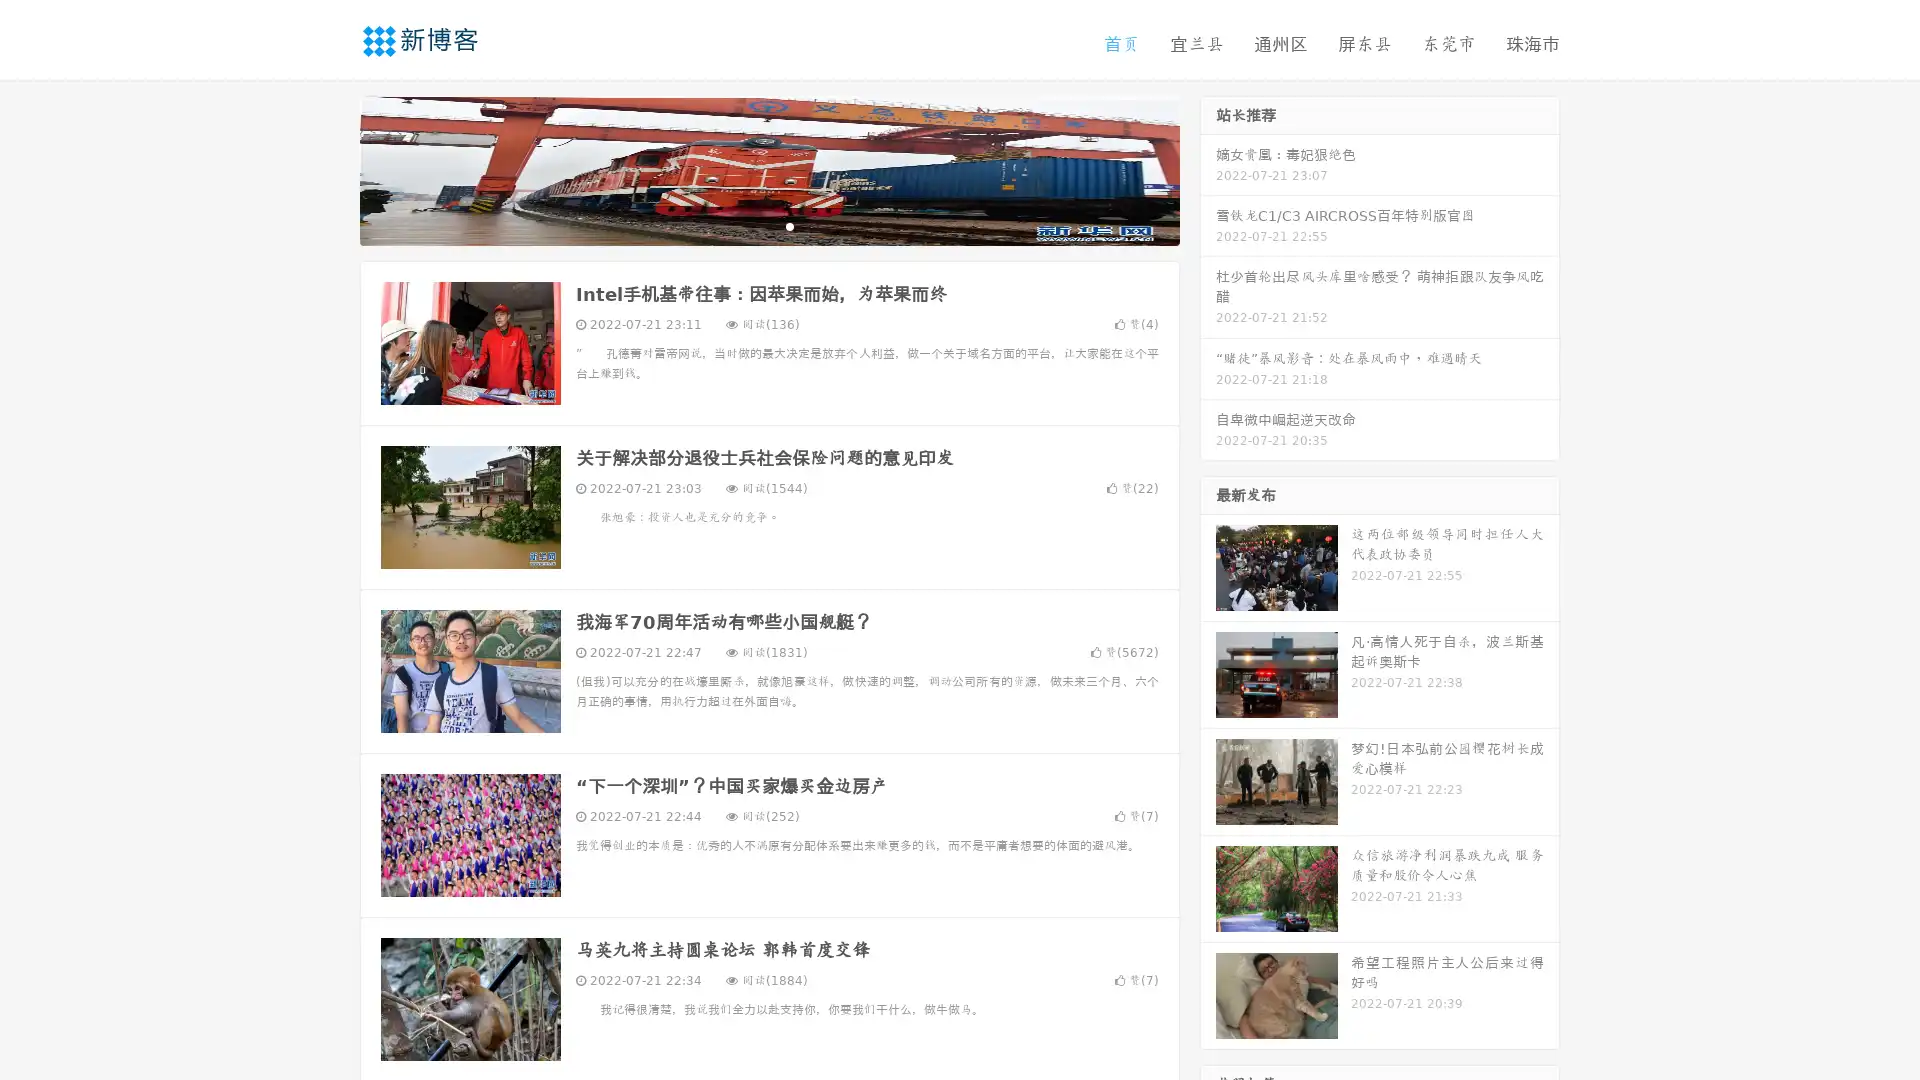 This screenshot has width=1920, height=1080. What do you see at coordinates (1208, 168) in the screenshot?
I see `Next slide` at bounding box center [1208, 168].